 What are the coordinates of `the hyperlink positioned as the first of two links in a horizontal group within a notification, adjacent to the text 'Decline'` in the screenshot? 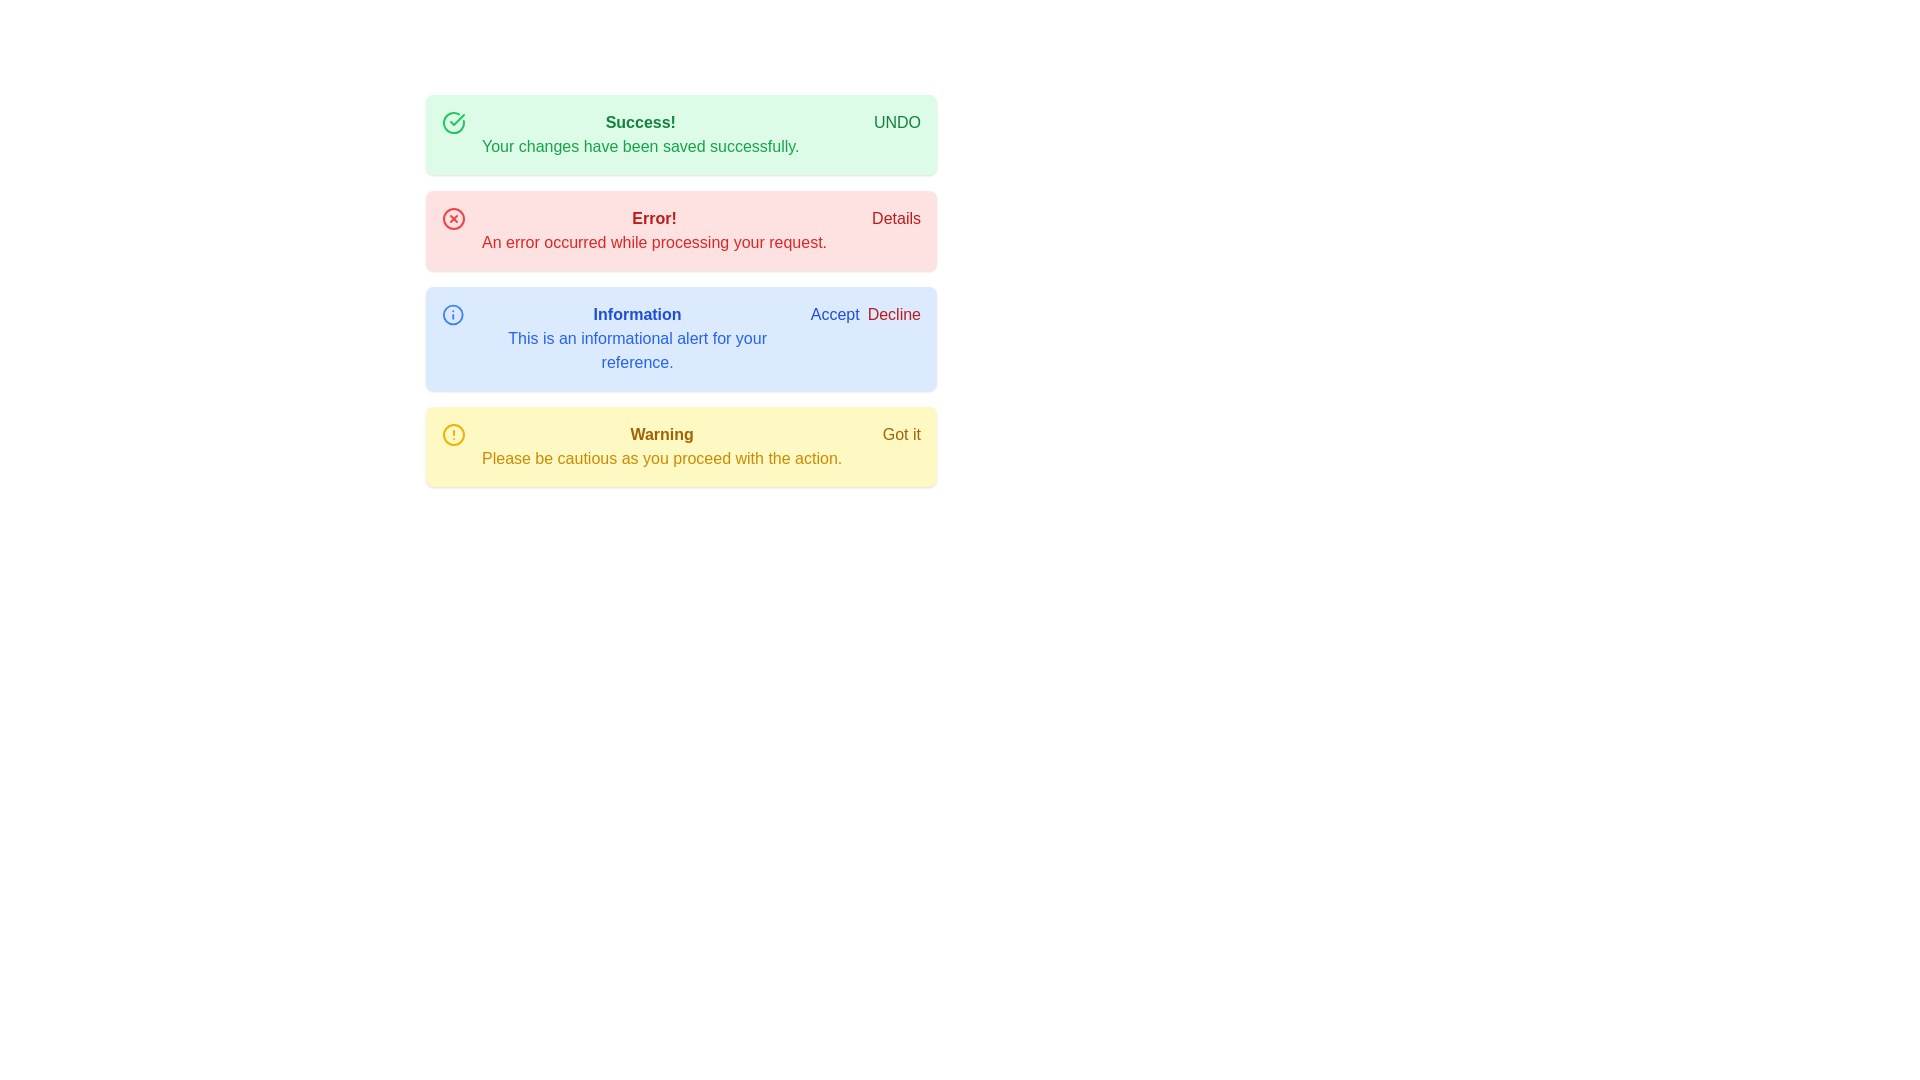 It's located at (835, 315).